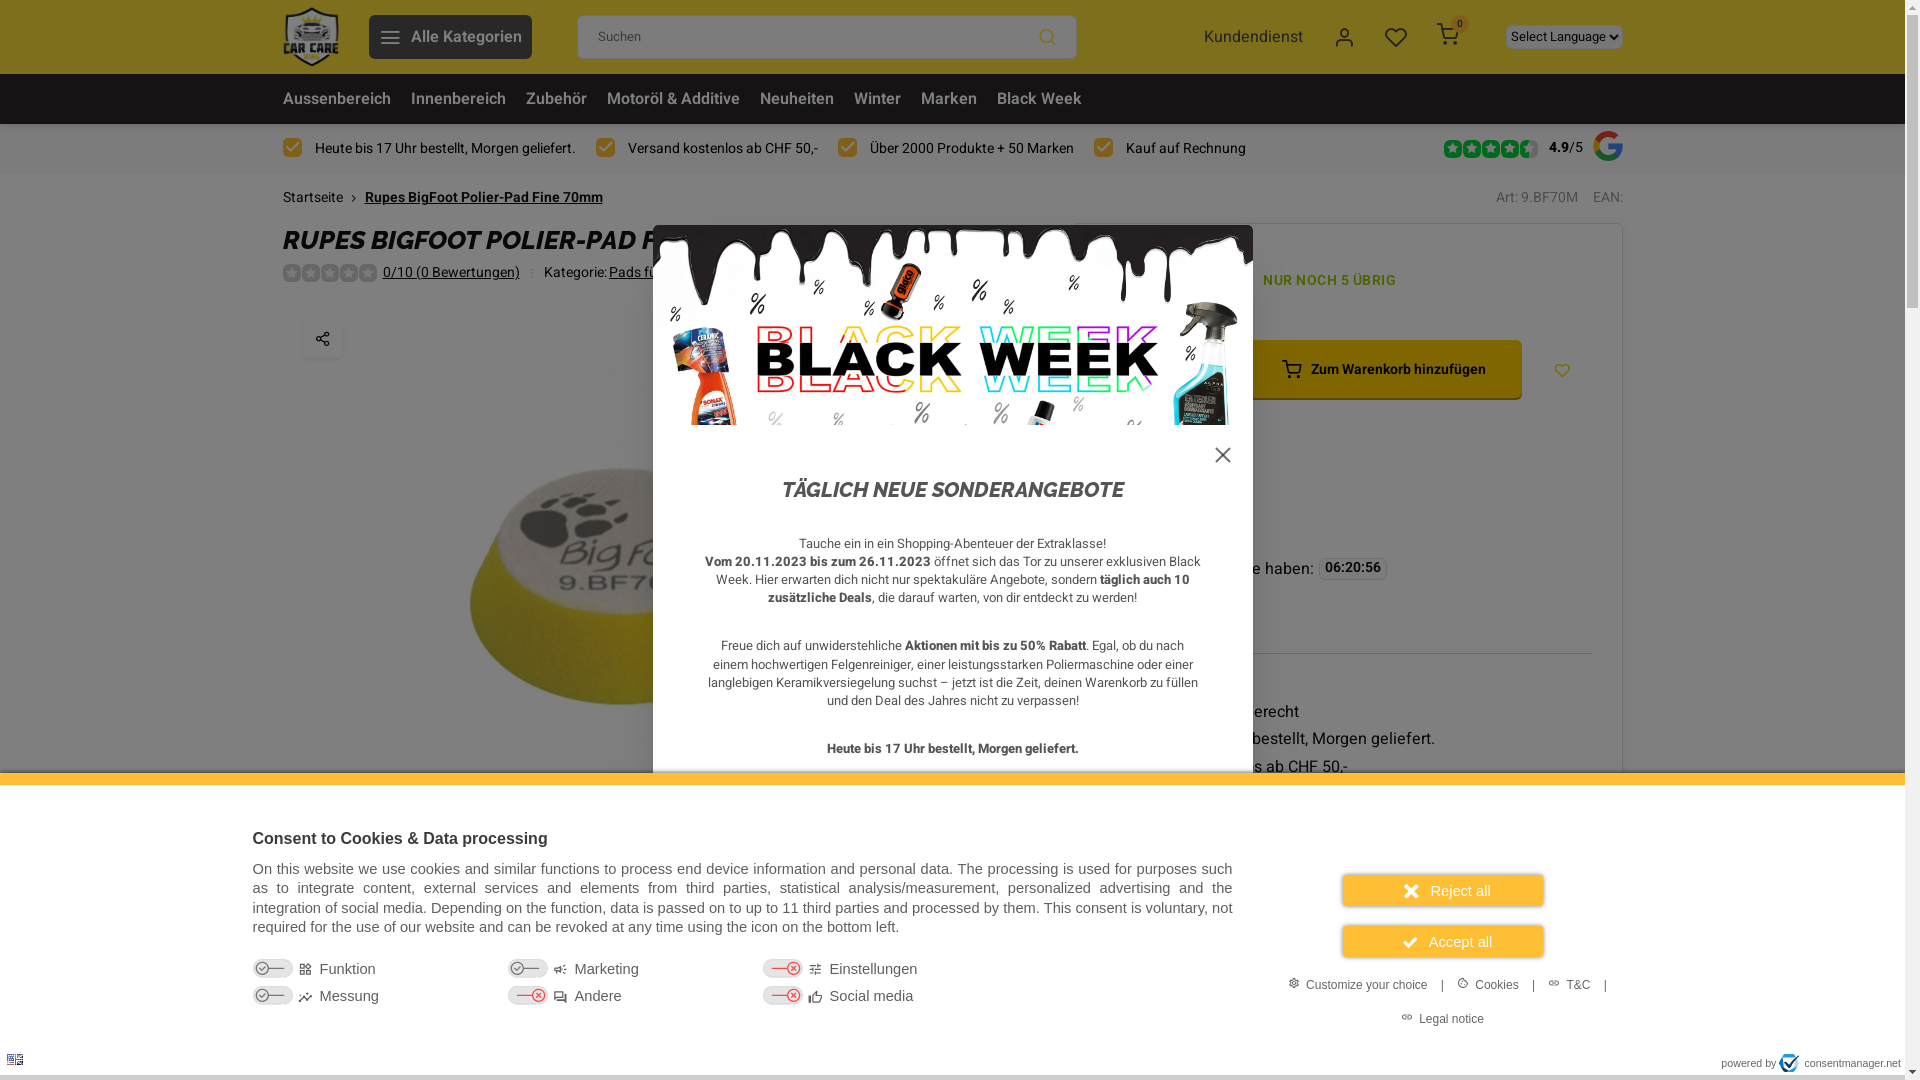 This screenshot has height=1080, width=1920. Describe the element at coordinates (947, 99) in the screenshot. I see `'Marken'` at that location.